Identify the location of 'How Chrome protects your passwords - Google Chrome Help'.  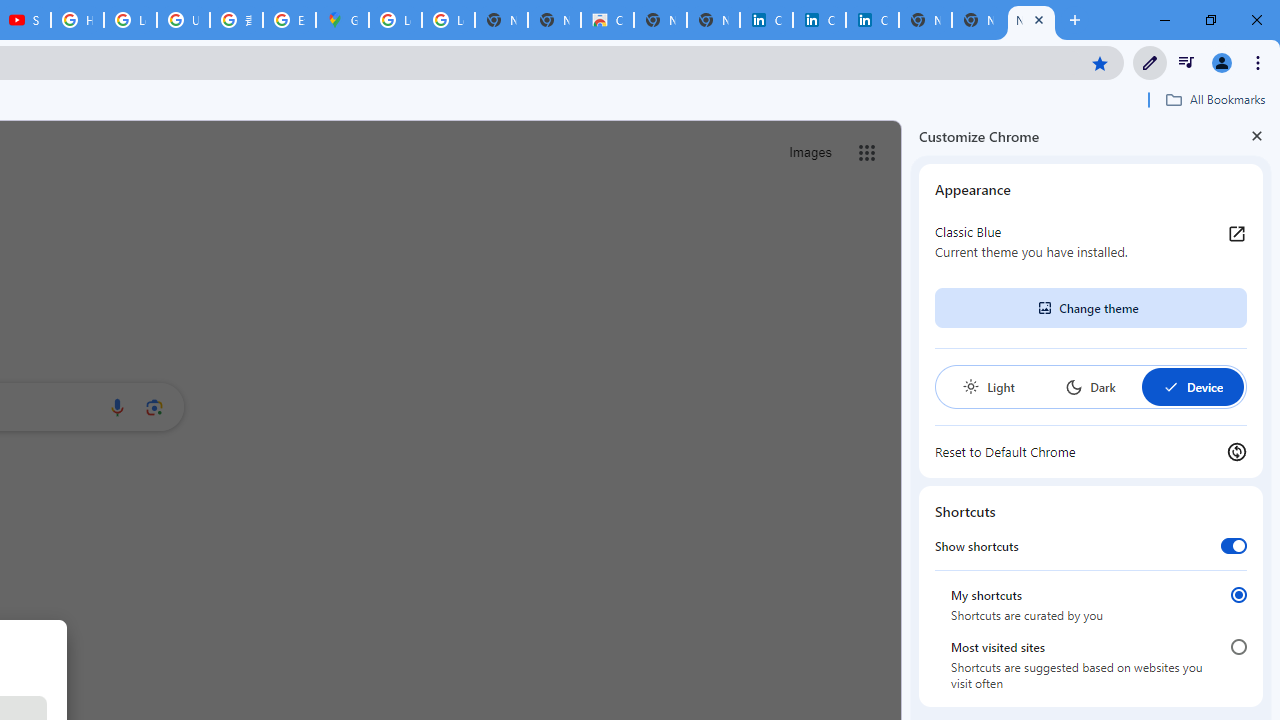
(77, 20).